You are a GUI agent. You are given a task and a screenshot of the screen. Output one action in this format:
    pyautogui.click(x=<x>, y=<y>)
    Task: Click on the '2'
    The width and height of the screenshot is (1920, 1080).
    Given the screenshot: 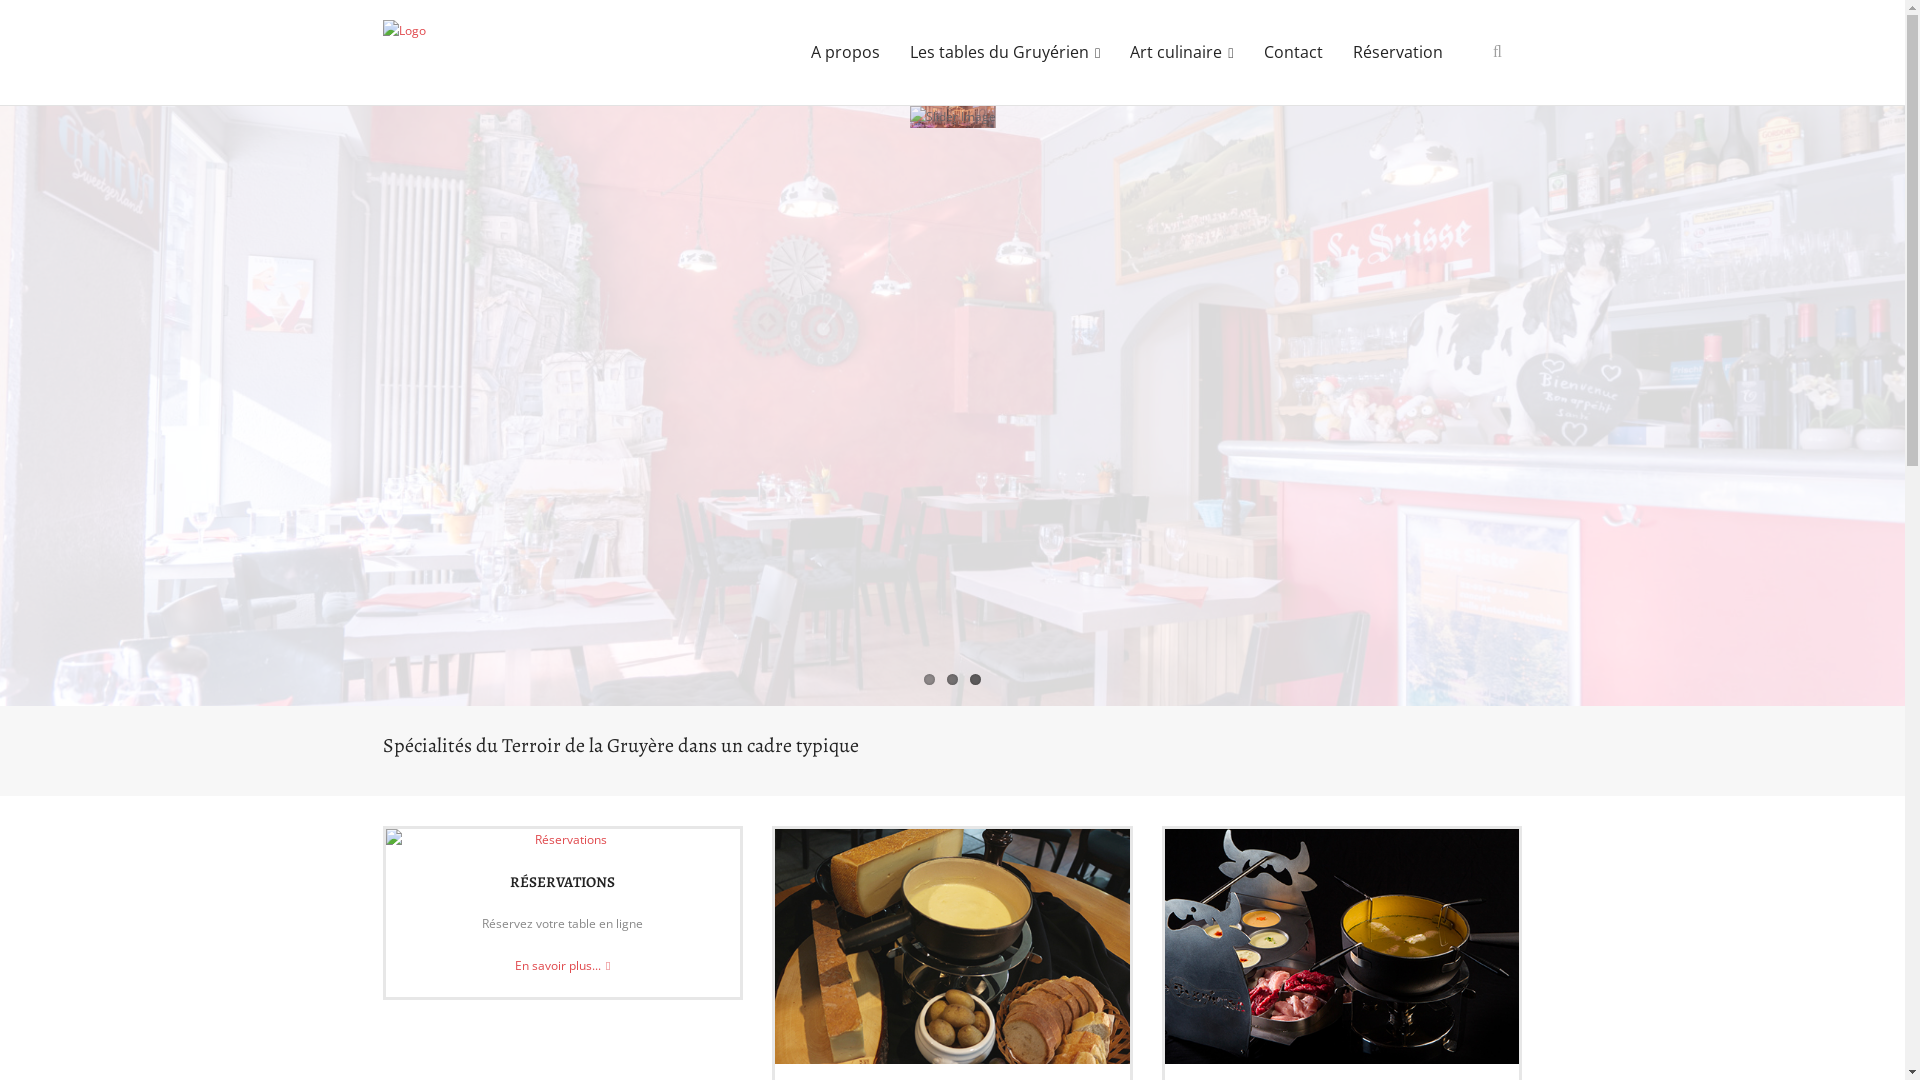 What is the action you would take?
    pyautogui.click(x=951, y=678)
    